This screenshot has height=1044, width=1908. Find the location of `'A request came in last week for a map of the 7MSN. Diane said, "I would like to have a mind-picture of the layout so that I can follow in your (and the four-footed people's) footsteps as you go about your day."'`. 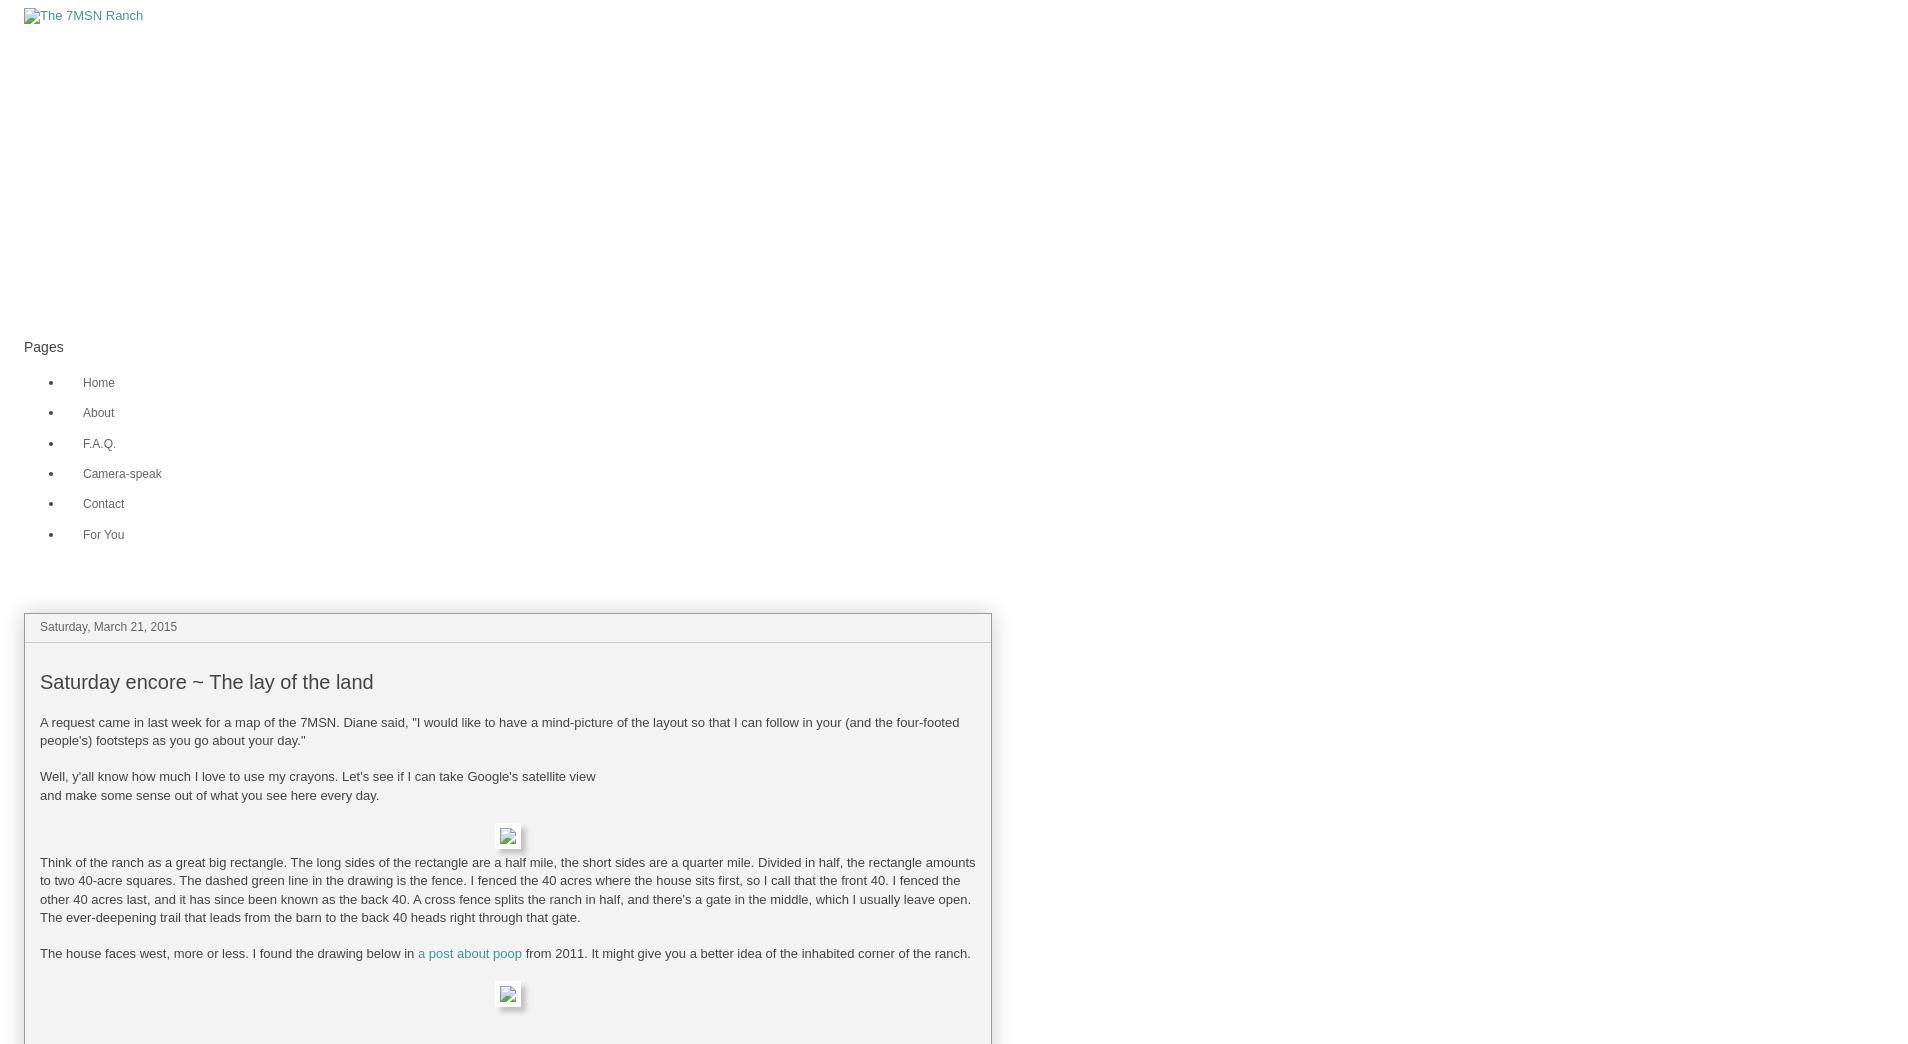

'A request came in last week for a map of the 7MSN. Diane said, "I would like to have a mind-picture of the layout so that I can follow in your (and the four-footed people's) footsteps as you go about your day."' is located at coordinates (498, 731).